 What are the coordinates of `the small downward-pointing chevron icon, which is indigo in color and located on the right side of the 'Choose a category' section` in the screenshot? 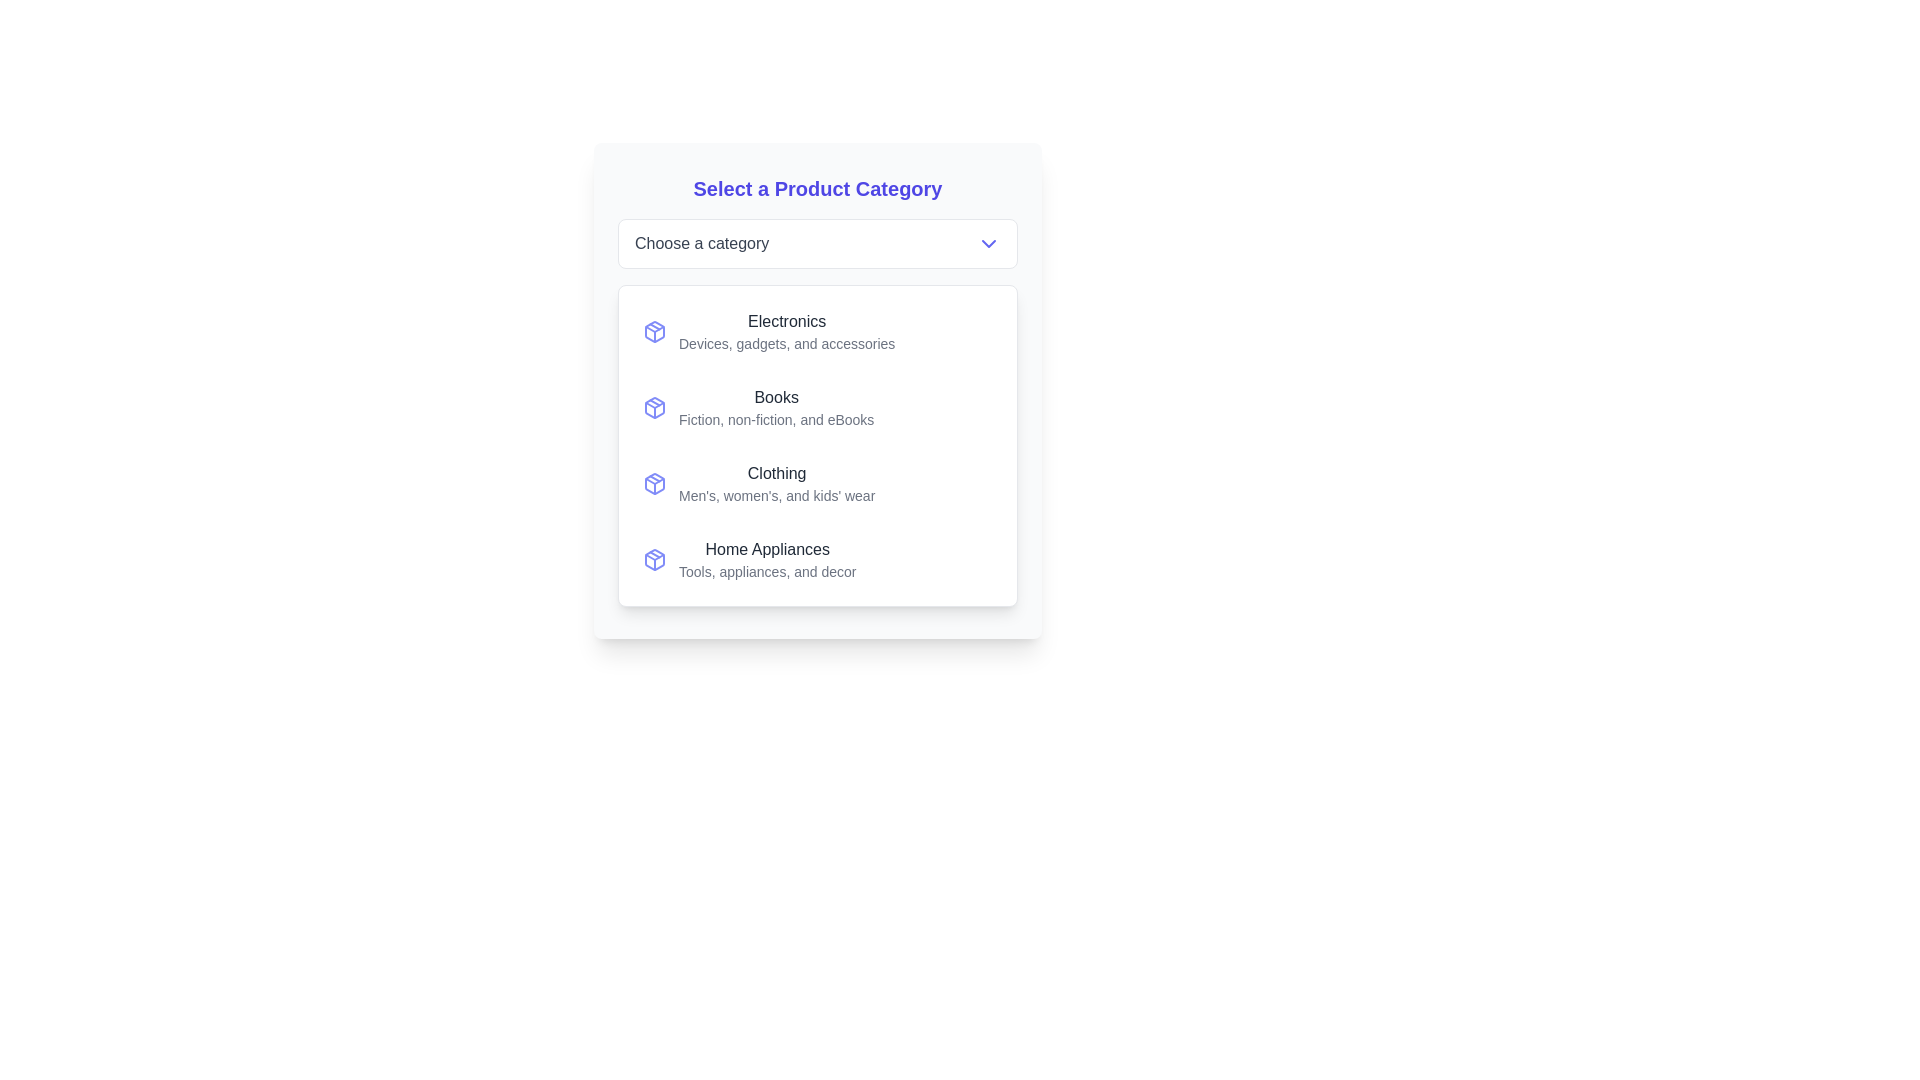 It's located at (988, 242).